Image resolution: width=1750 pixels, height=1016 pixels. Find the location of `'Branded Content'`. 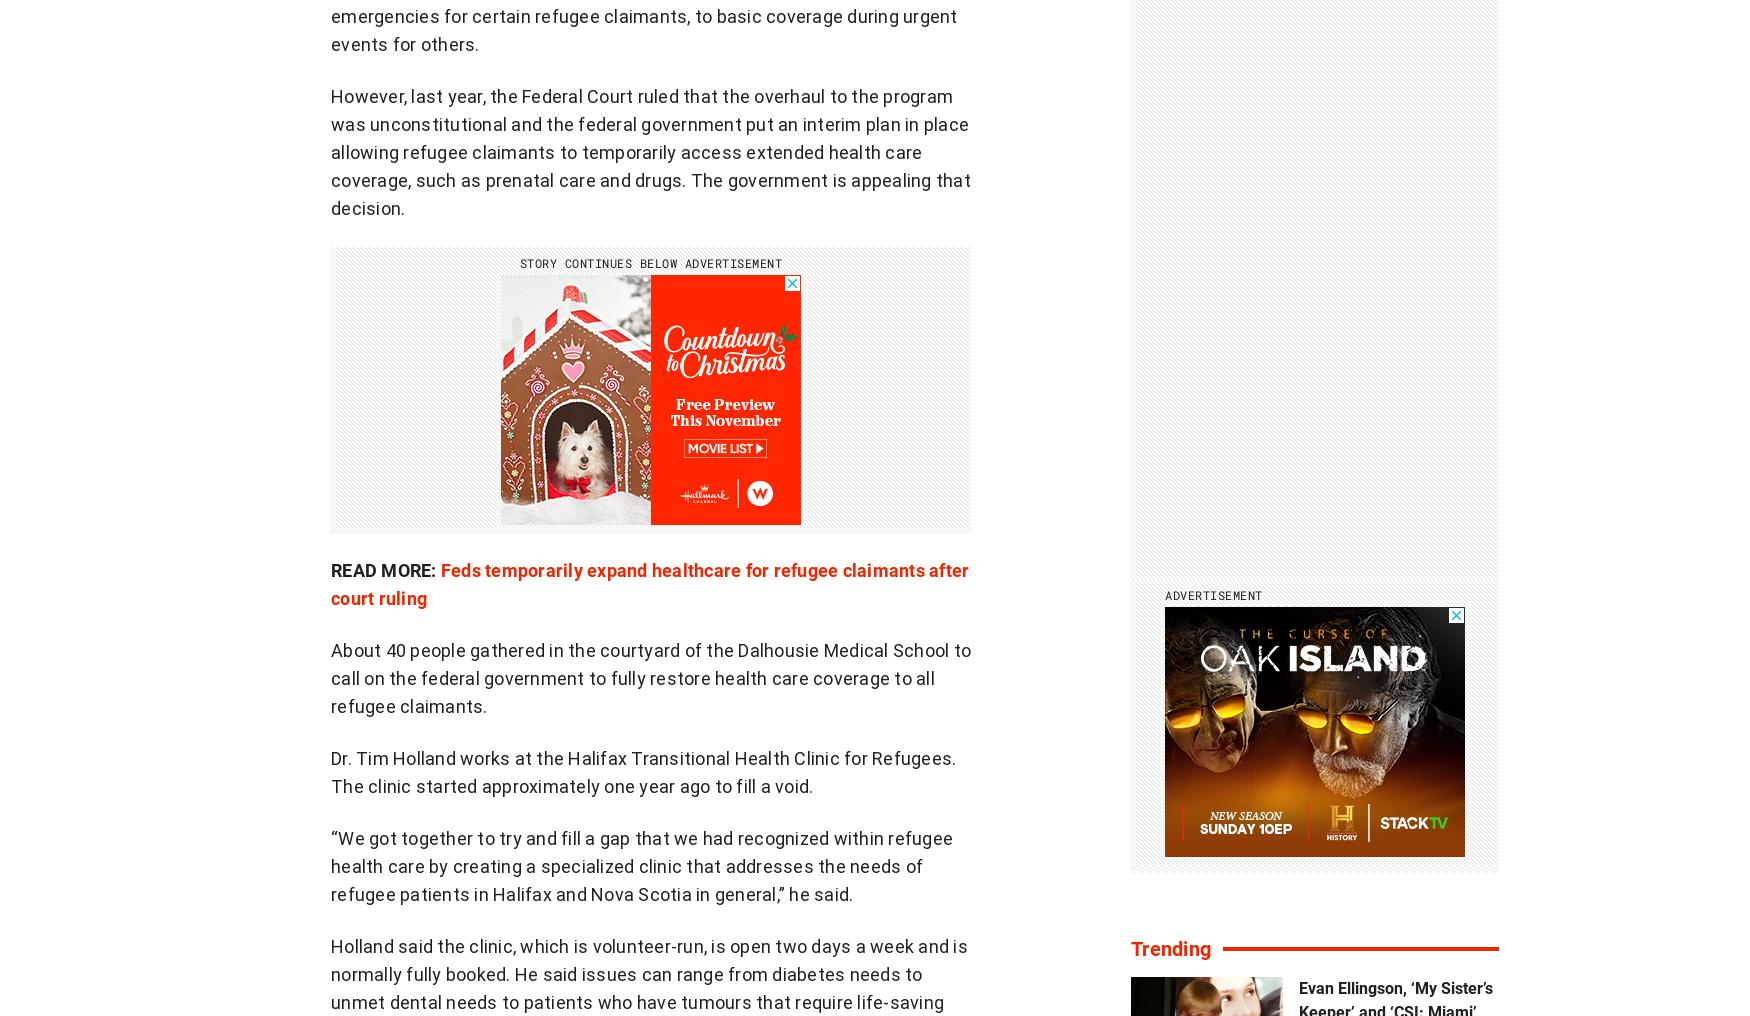

'Branded Content' is located at coordinates (552, 833).